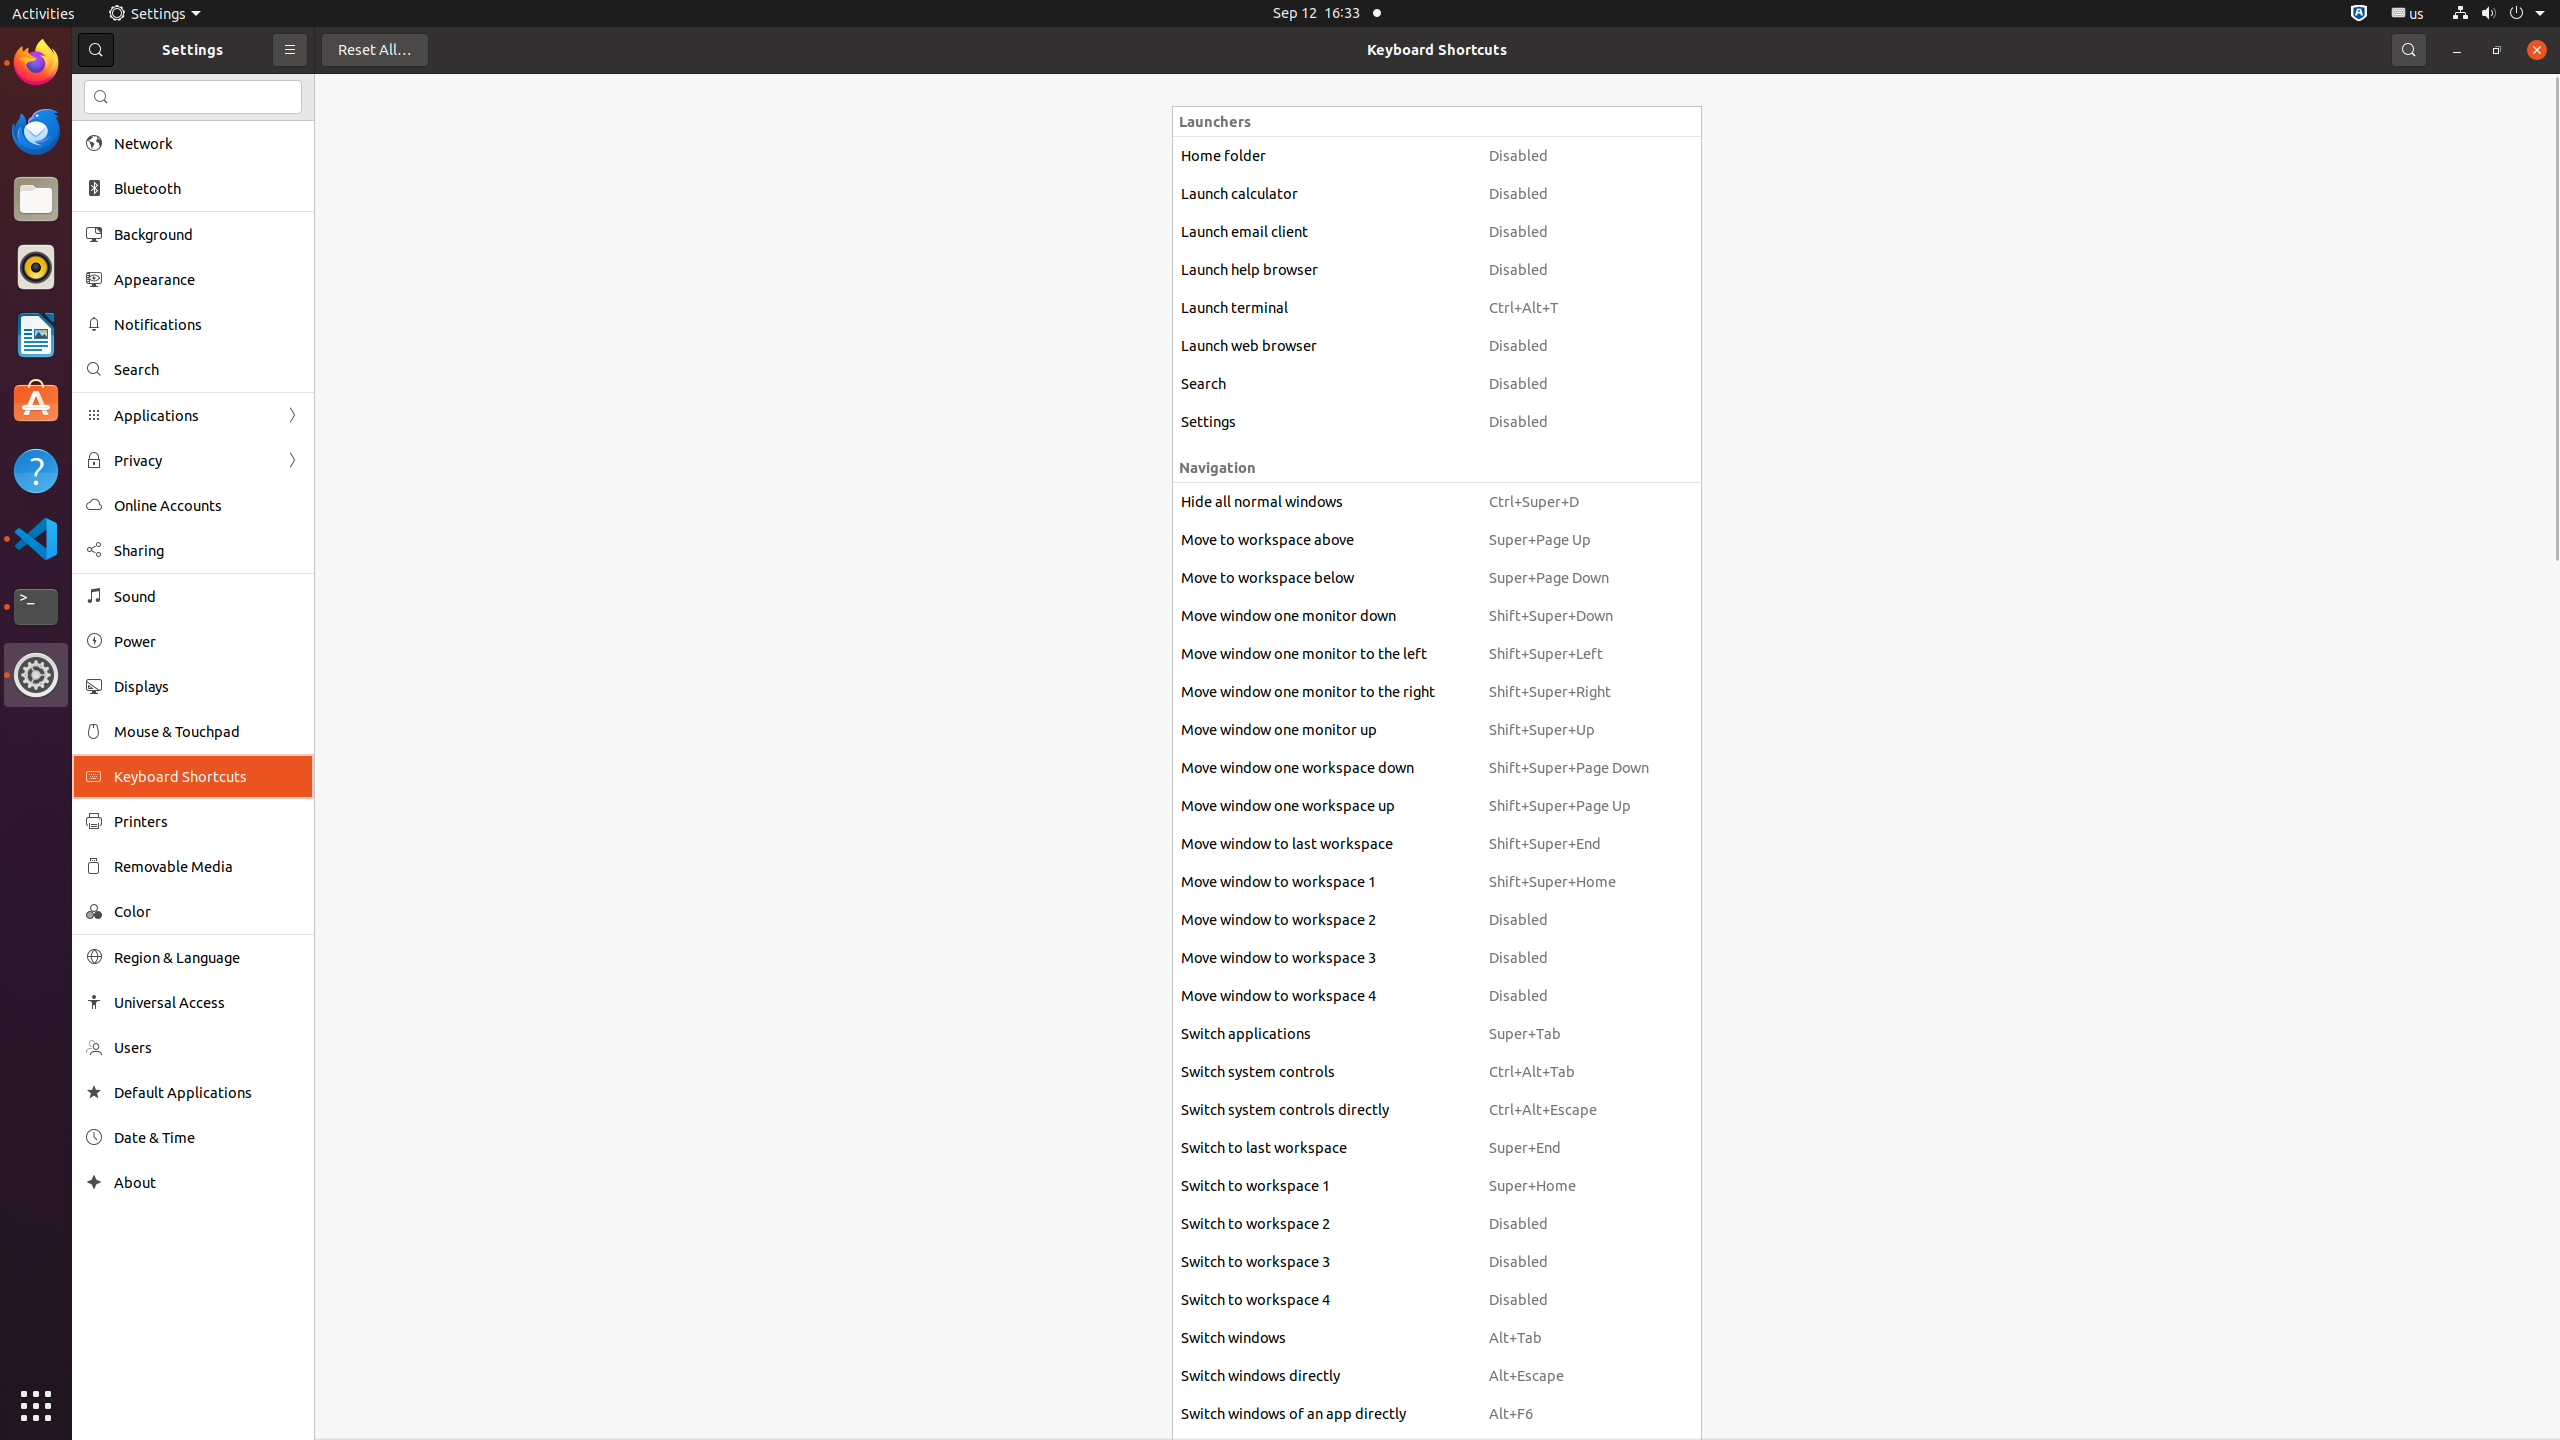  Describe the element at coordinates (1325, 1108) in the screenshot. I see `'Switch system controls directly'` at that location.